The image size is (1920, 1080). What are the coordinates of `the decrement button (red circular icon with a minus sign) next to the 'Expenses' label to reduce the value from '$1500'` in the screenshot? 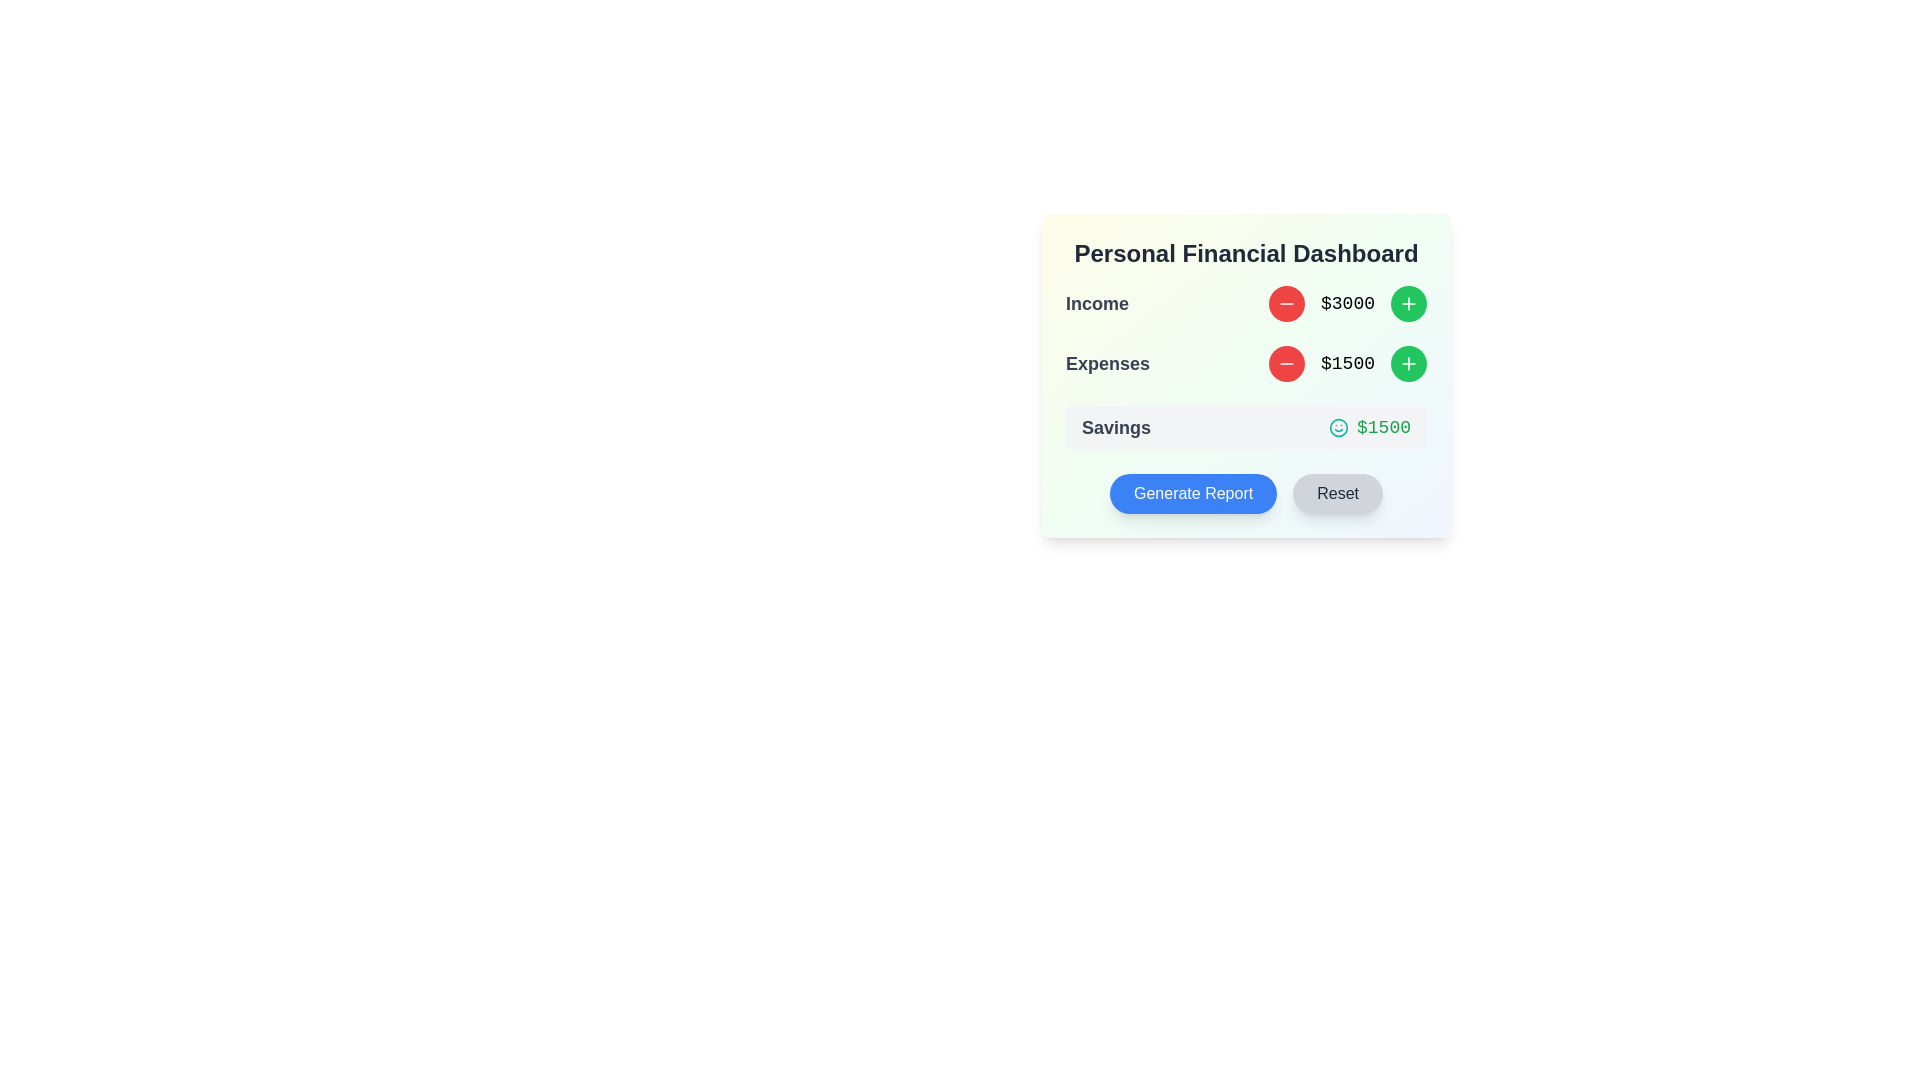 It's located at (1245, 363).